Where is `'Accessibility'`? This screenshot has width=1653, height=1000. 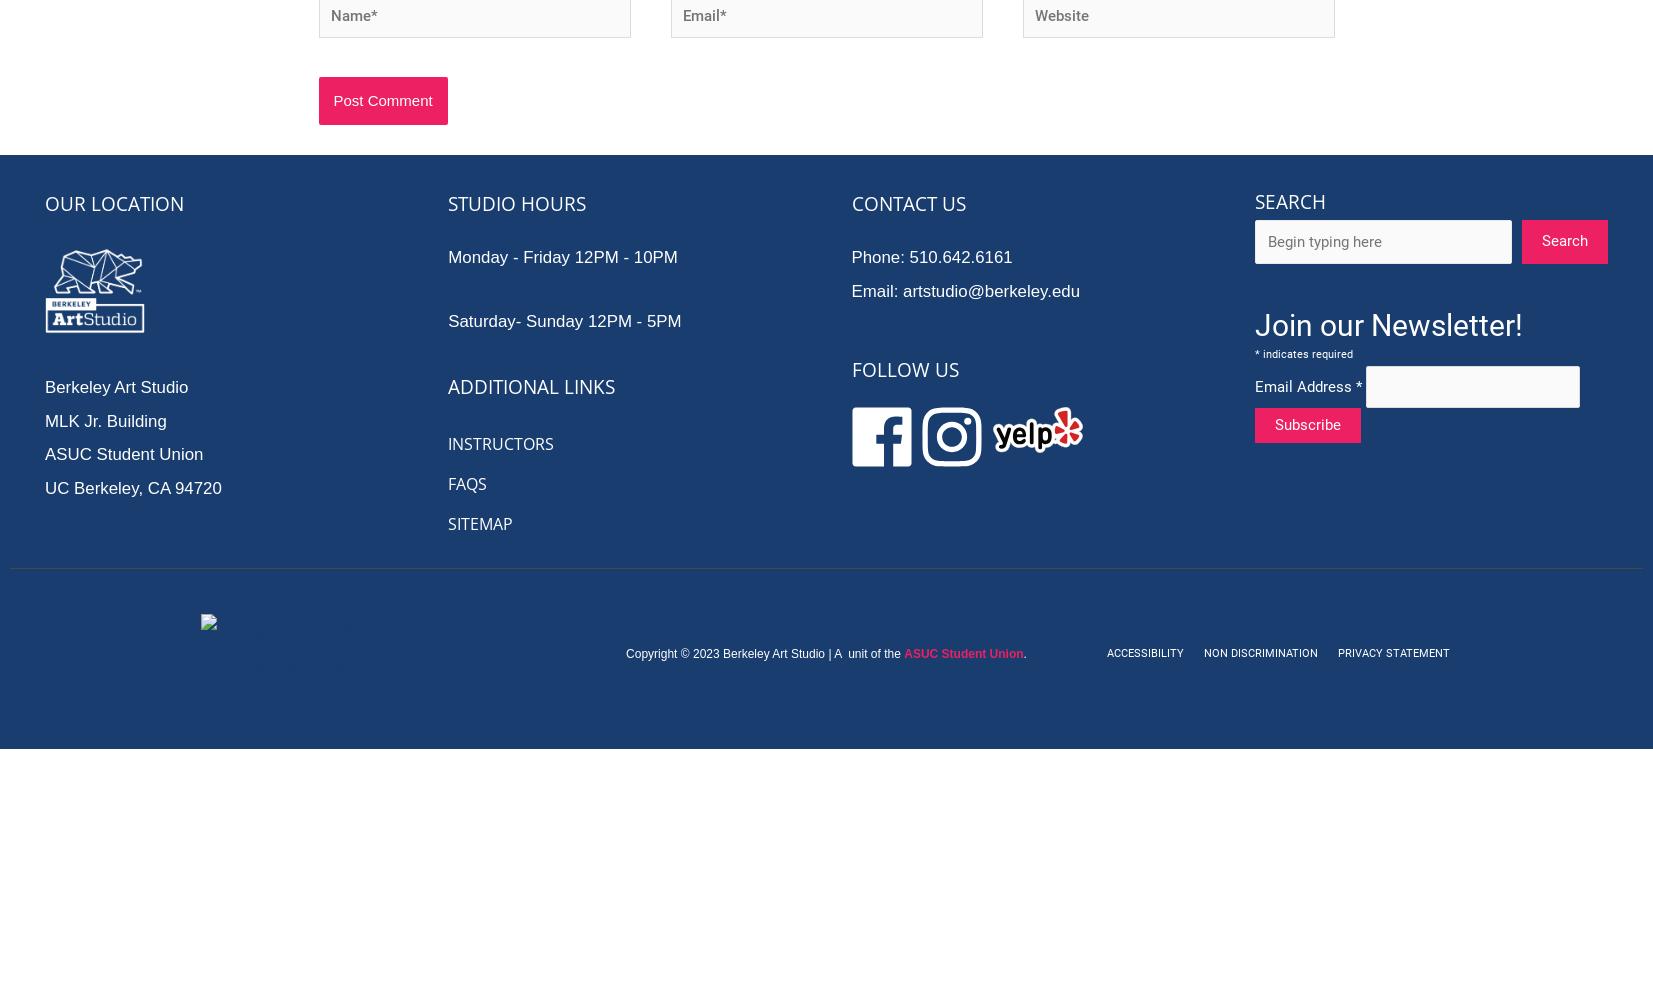 'Accessibility' is located at coordinates (1145, 652).